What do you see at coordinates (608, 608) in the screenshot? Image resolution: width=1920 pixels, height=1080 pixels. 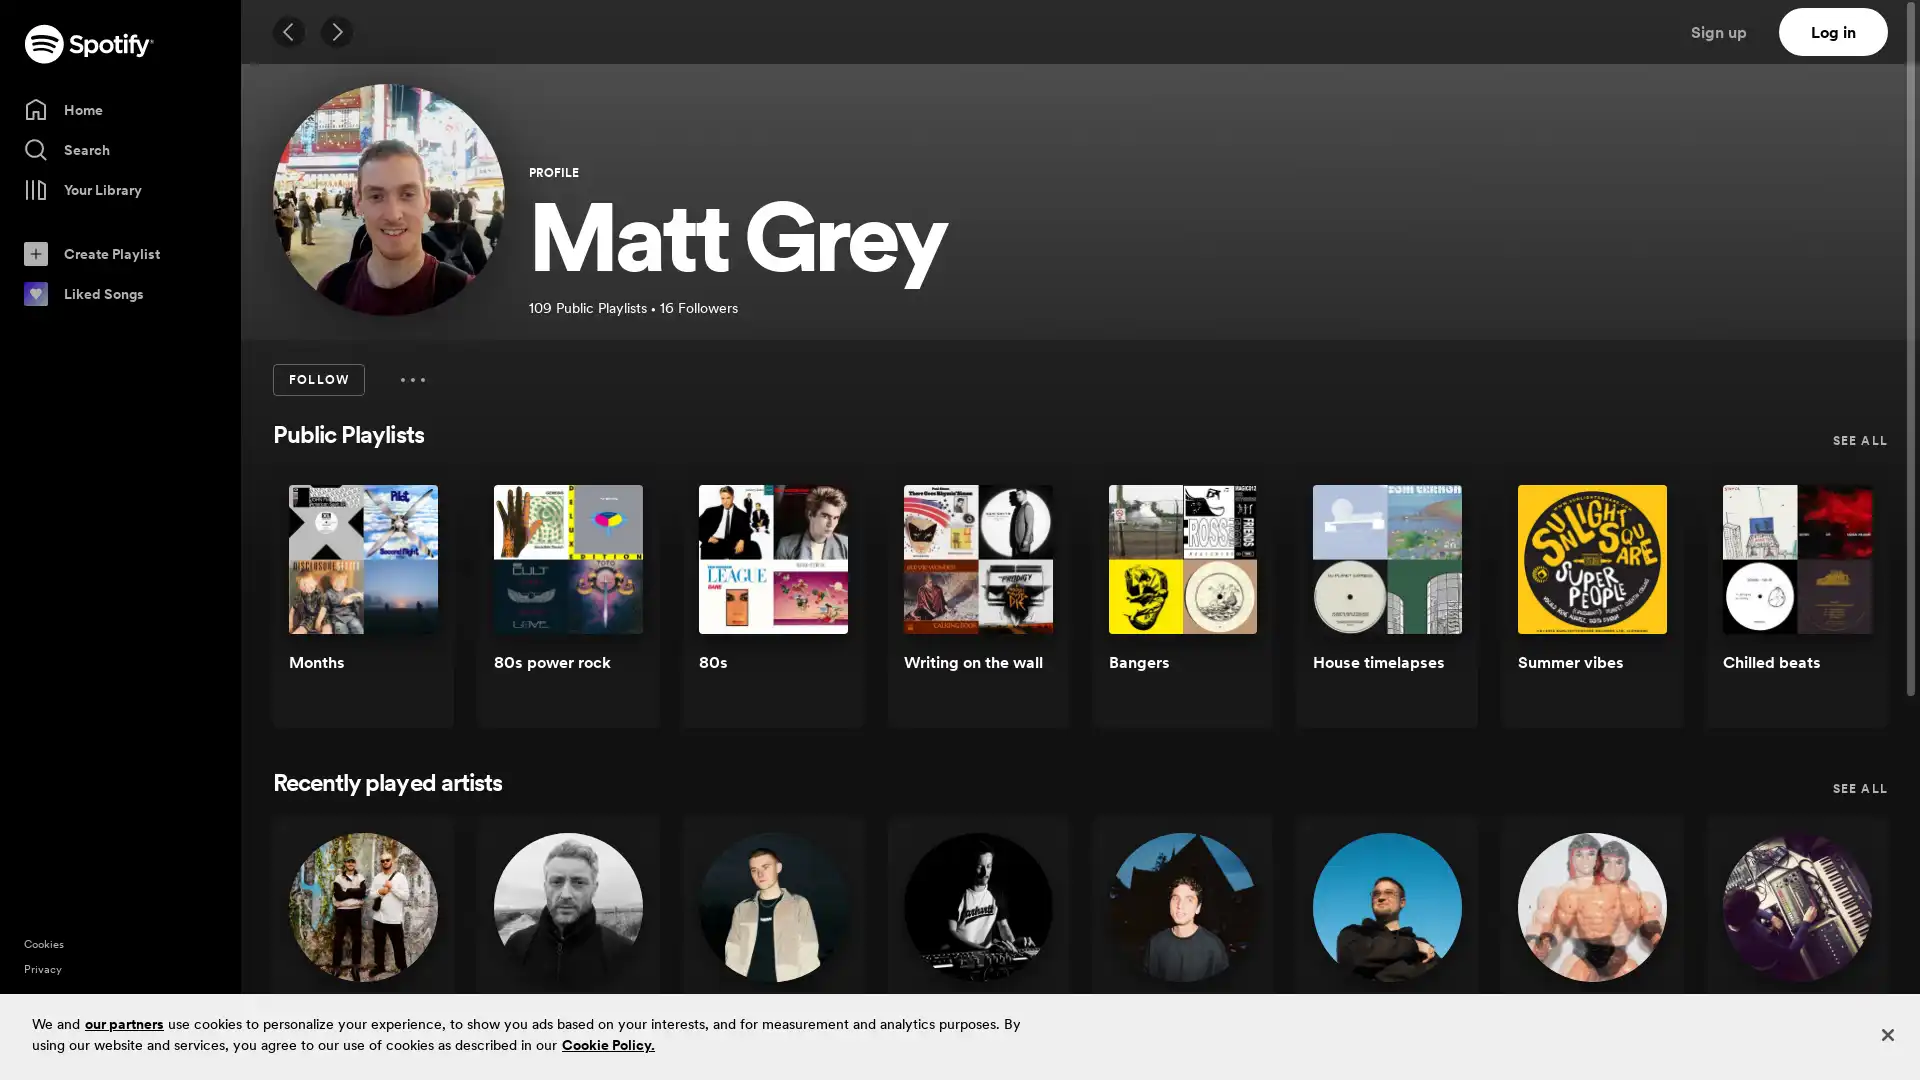 I see `Play 80s power rock` at bounding box center [608, 608].